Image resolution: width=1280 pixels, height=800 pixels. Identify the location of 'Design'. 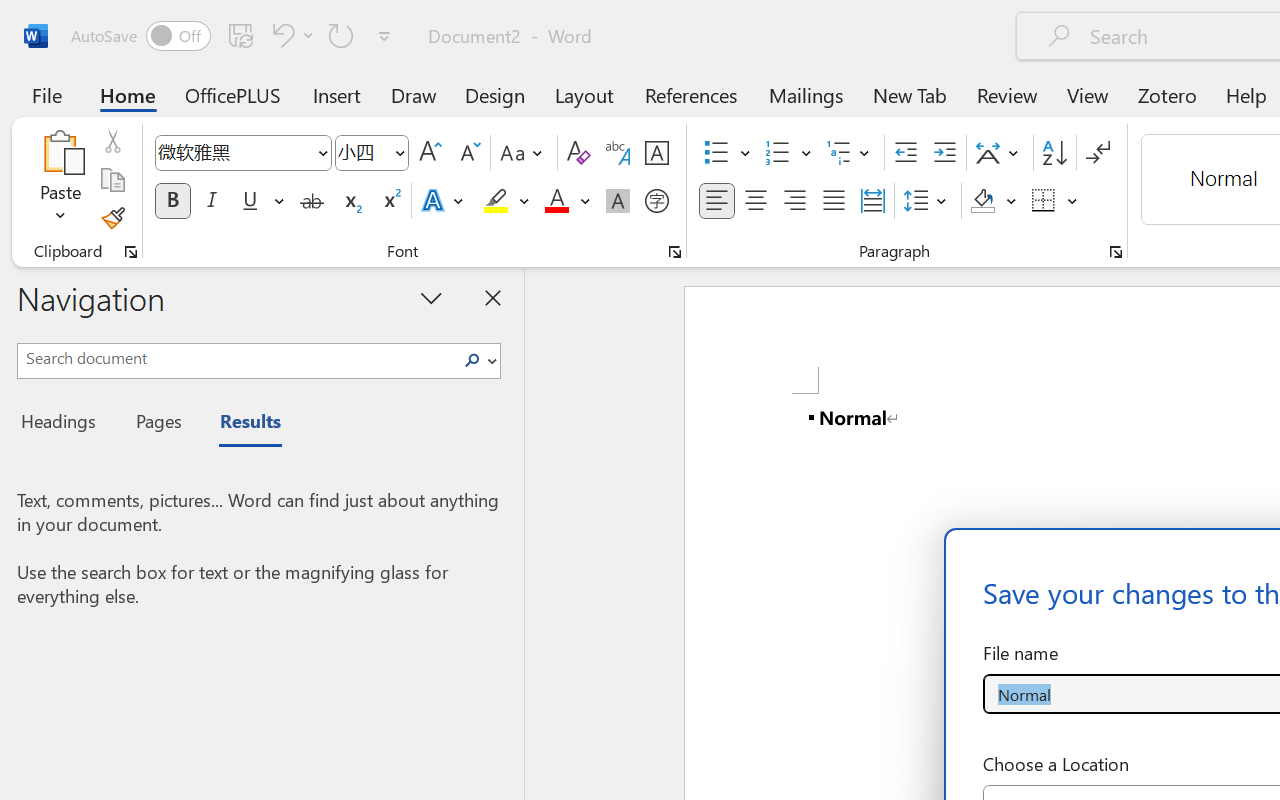
(495, 94).